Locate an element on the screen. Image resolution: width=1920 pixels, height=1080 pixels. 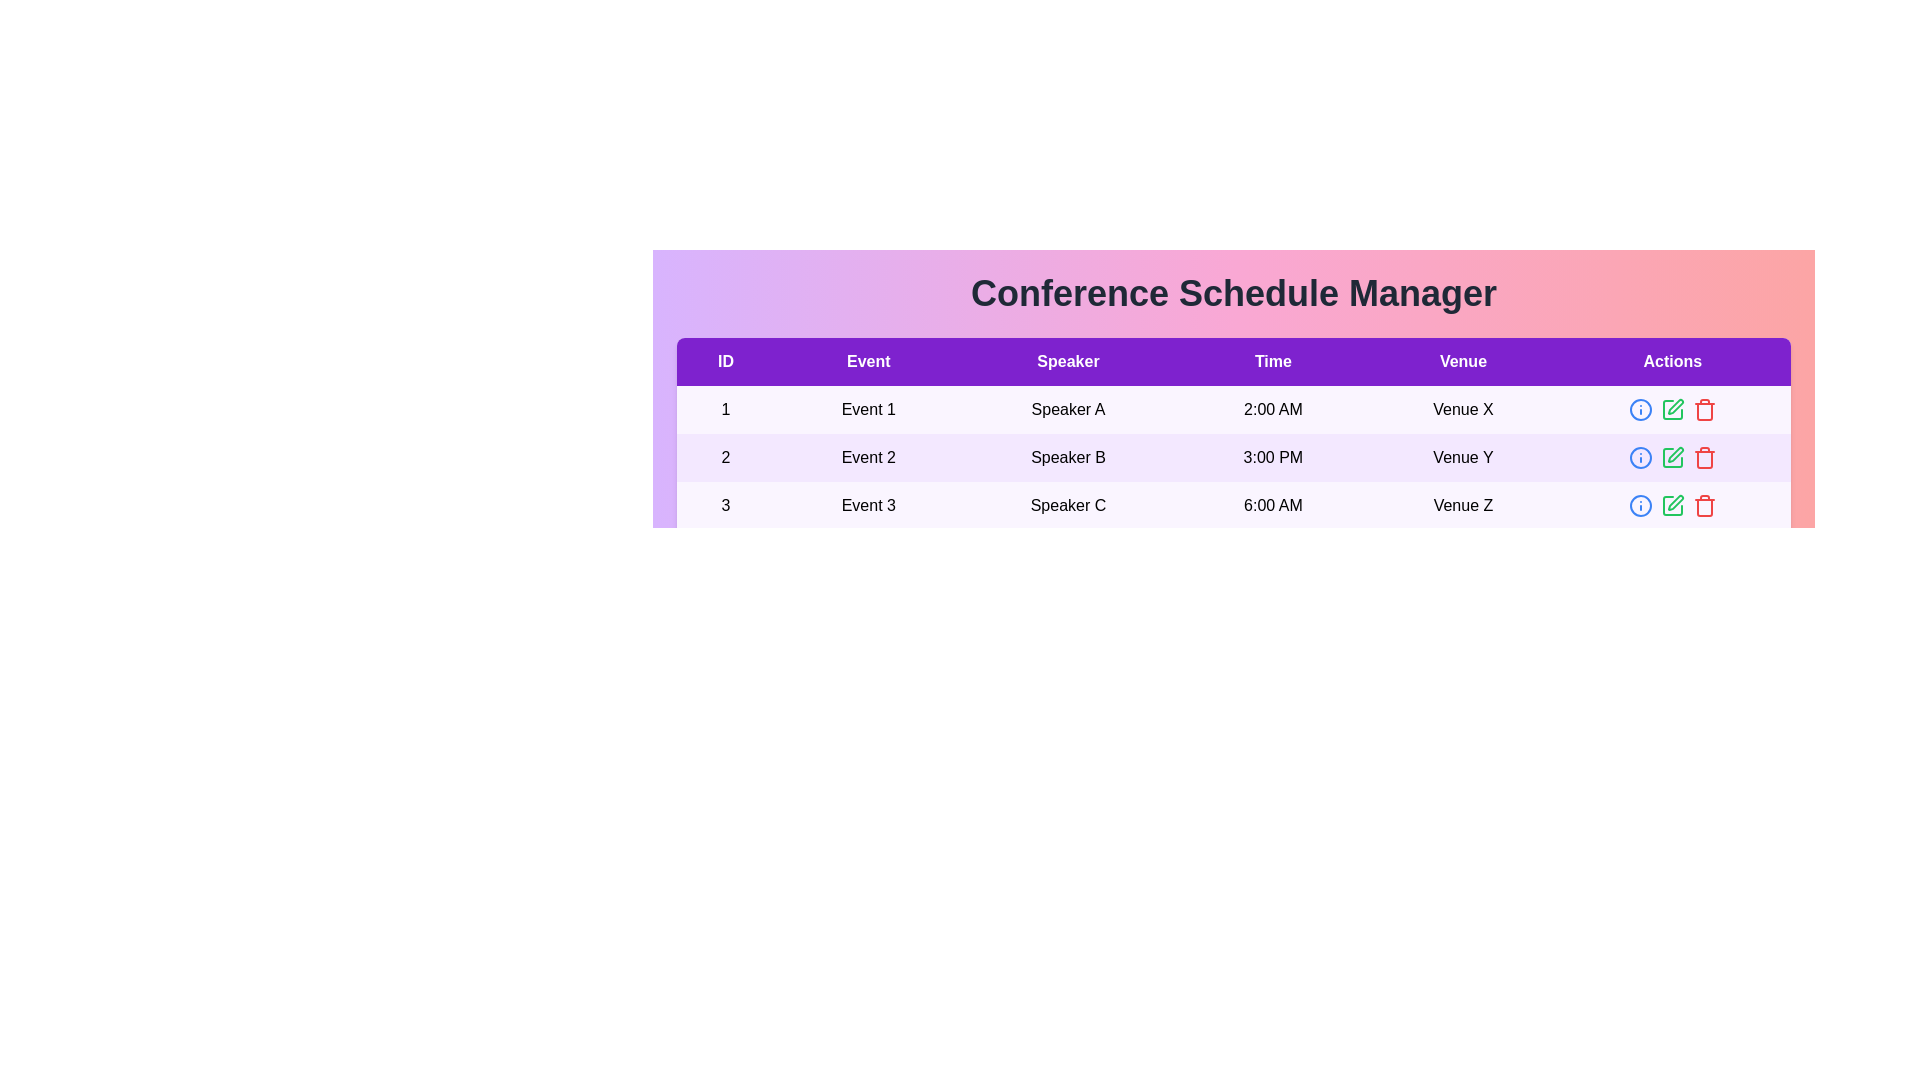
the row corresponding to 3 is located at coordinates (1232, 504).